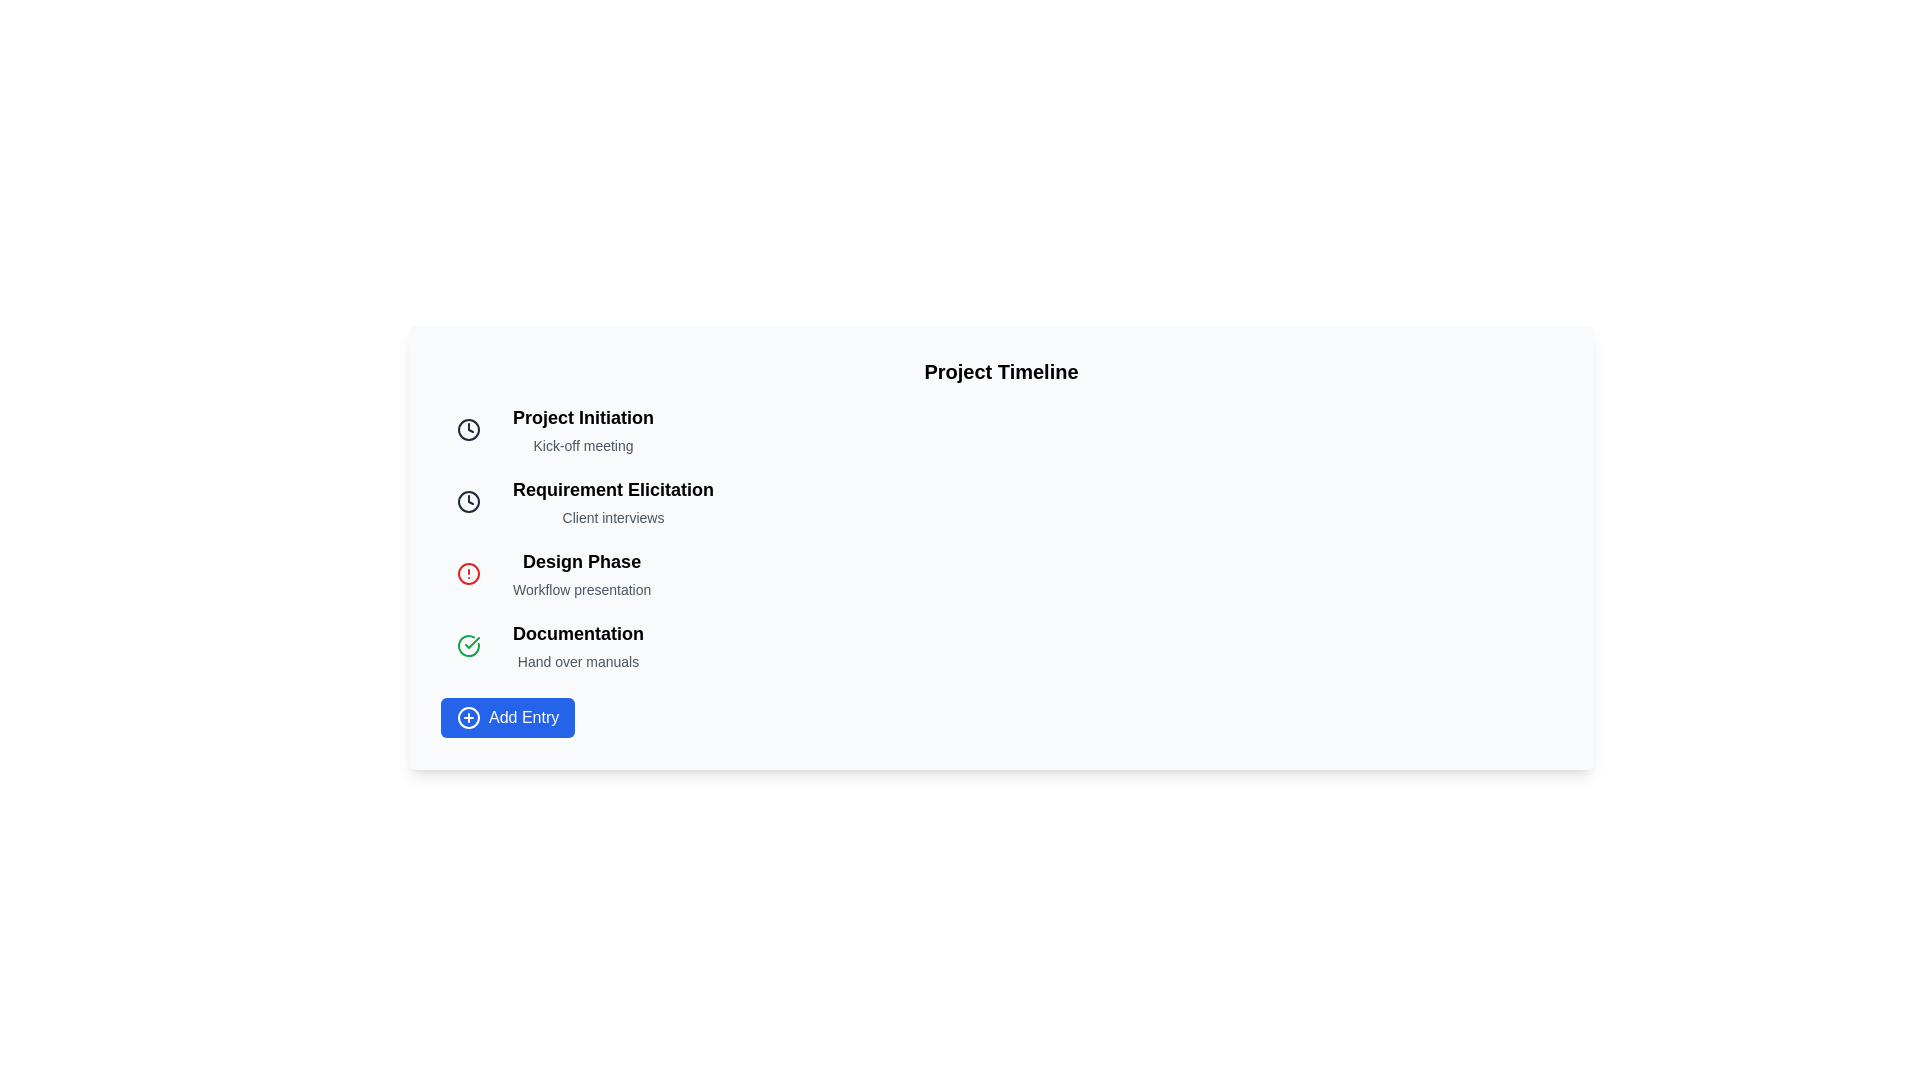 The image size is (1920, 1080). Describe the element at coordinates (468, 645) in the screenshot. I see `the circular green checkmark icon indicating a completed state, located to the left of the text 'Documentation' in the fourth position of the vertical timeline interface` at that location.